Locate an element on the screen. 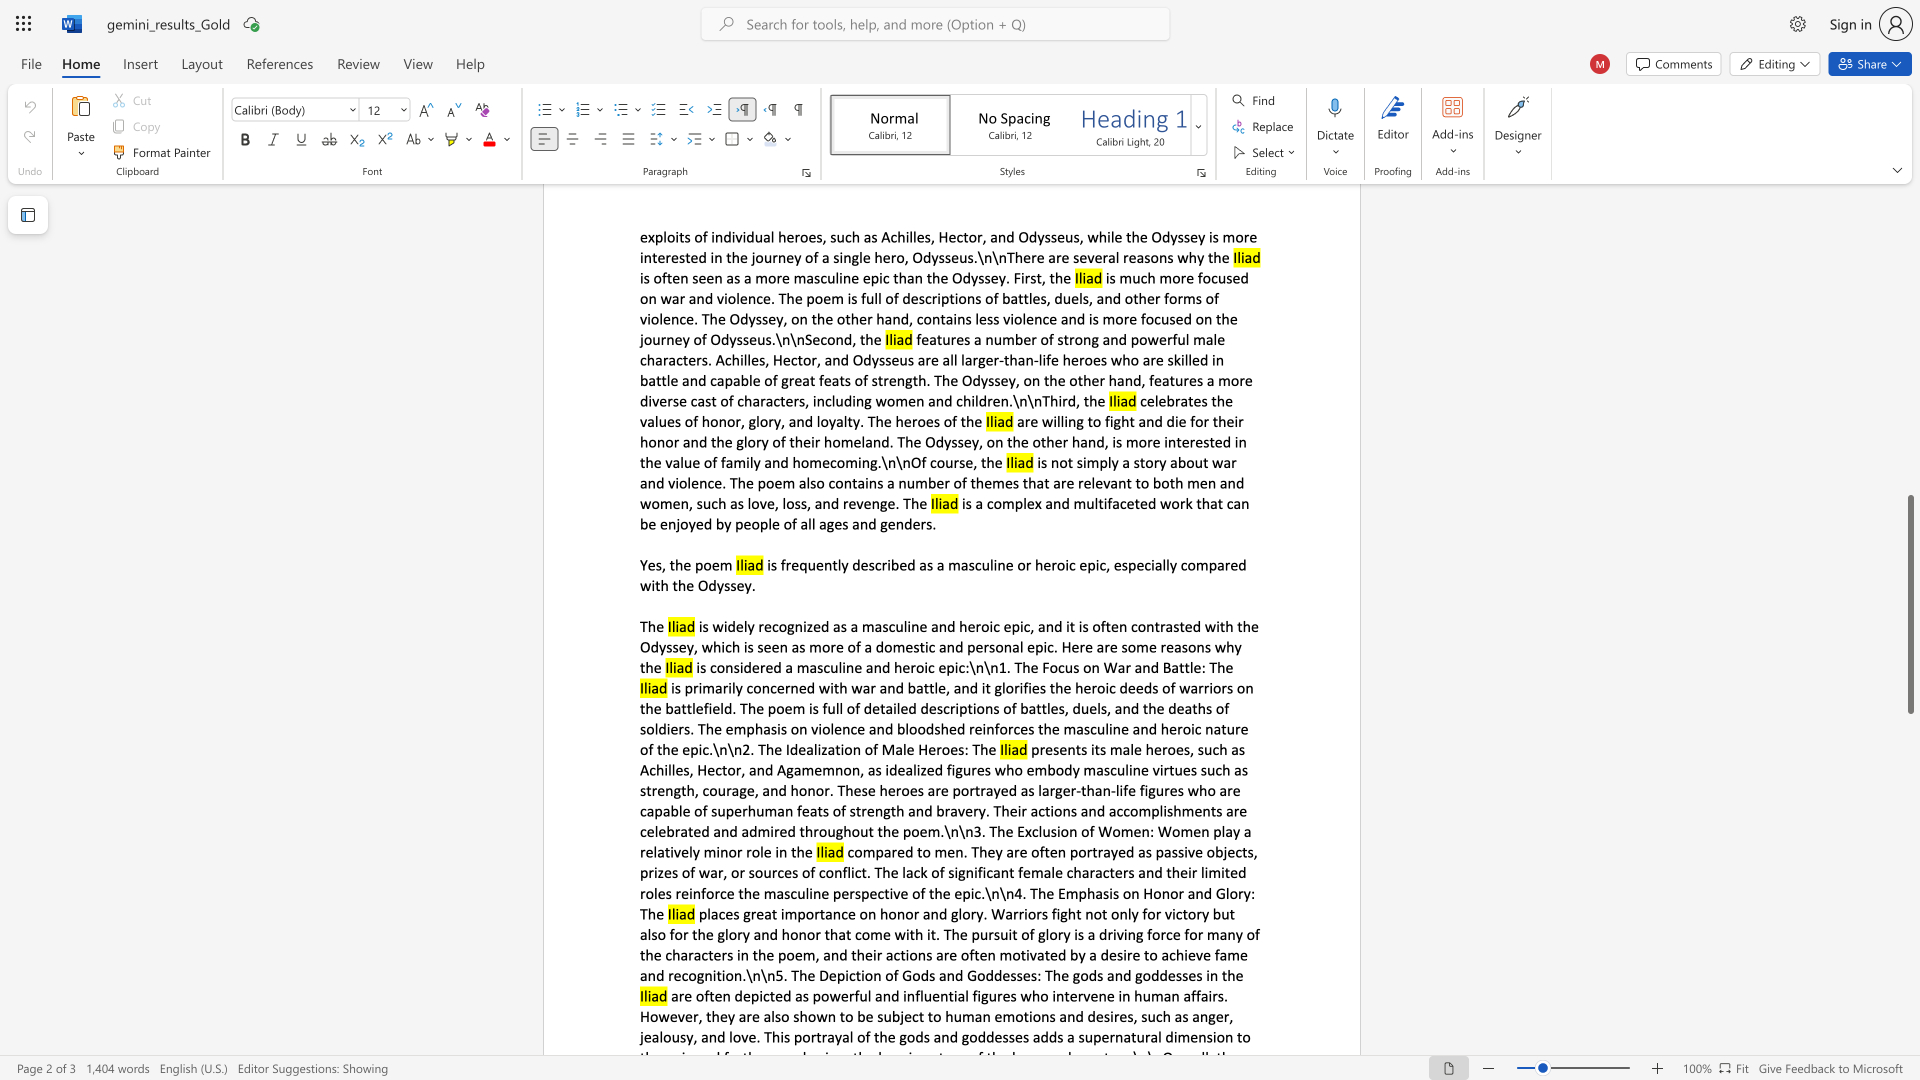 This screenshot has height=1080, width=1920. the scrollbar is located at coordinates (1909, 470).